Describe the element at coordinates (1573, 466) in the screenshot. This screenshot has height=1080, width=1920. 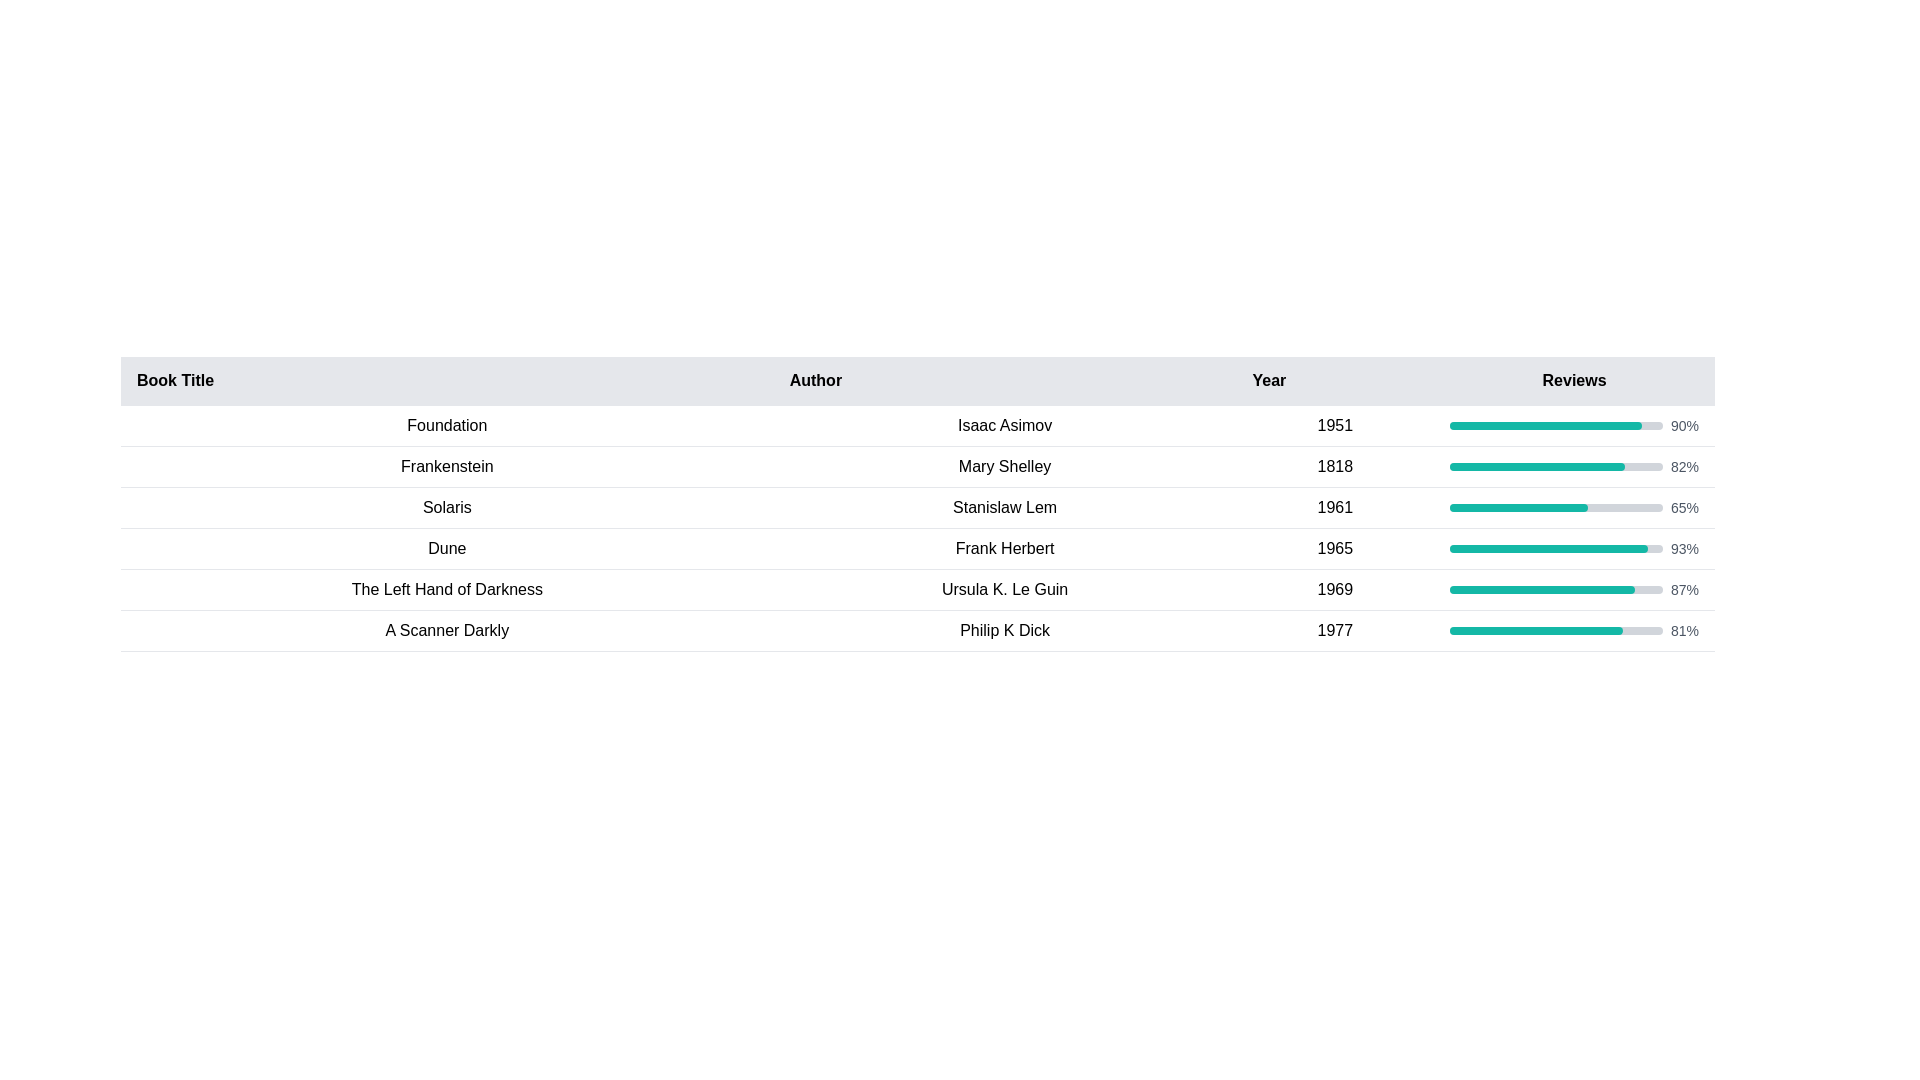
I see `the teal progress bar with rounded edges that indicates 82% completion, located in the fourth row under the 'Reviews' column, adjacent to the '1818' text in the 'Year' column` at that location.